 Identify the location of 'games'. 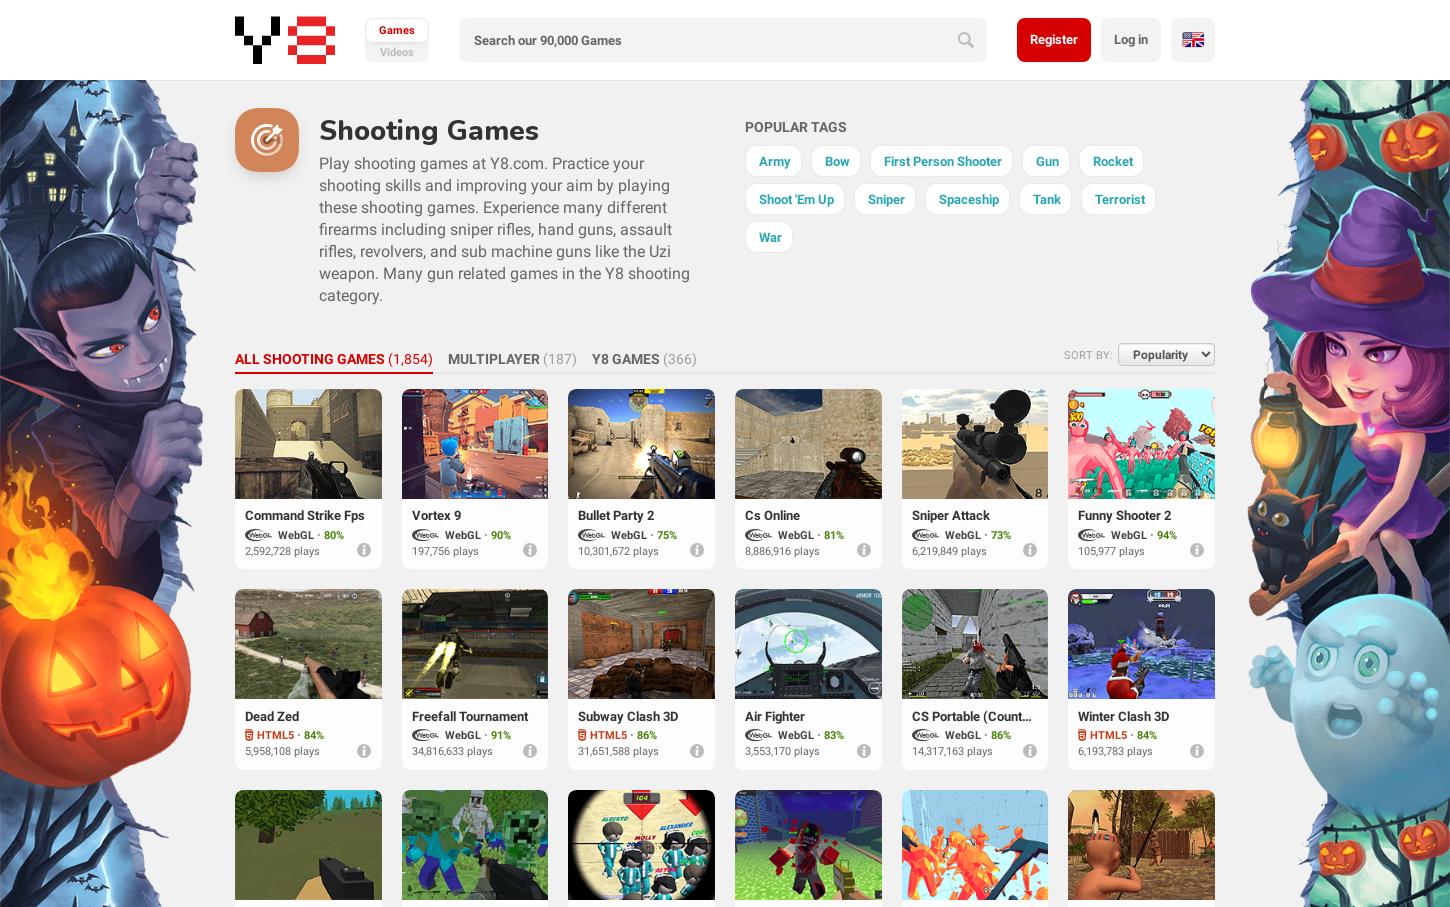
(396, 29).